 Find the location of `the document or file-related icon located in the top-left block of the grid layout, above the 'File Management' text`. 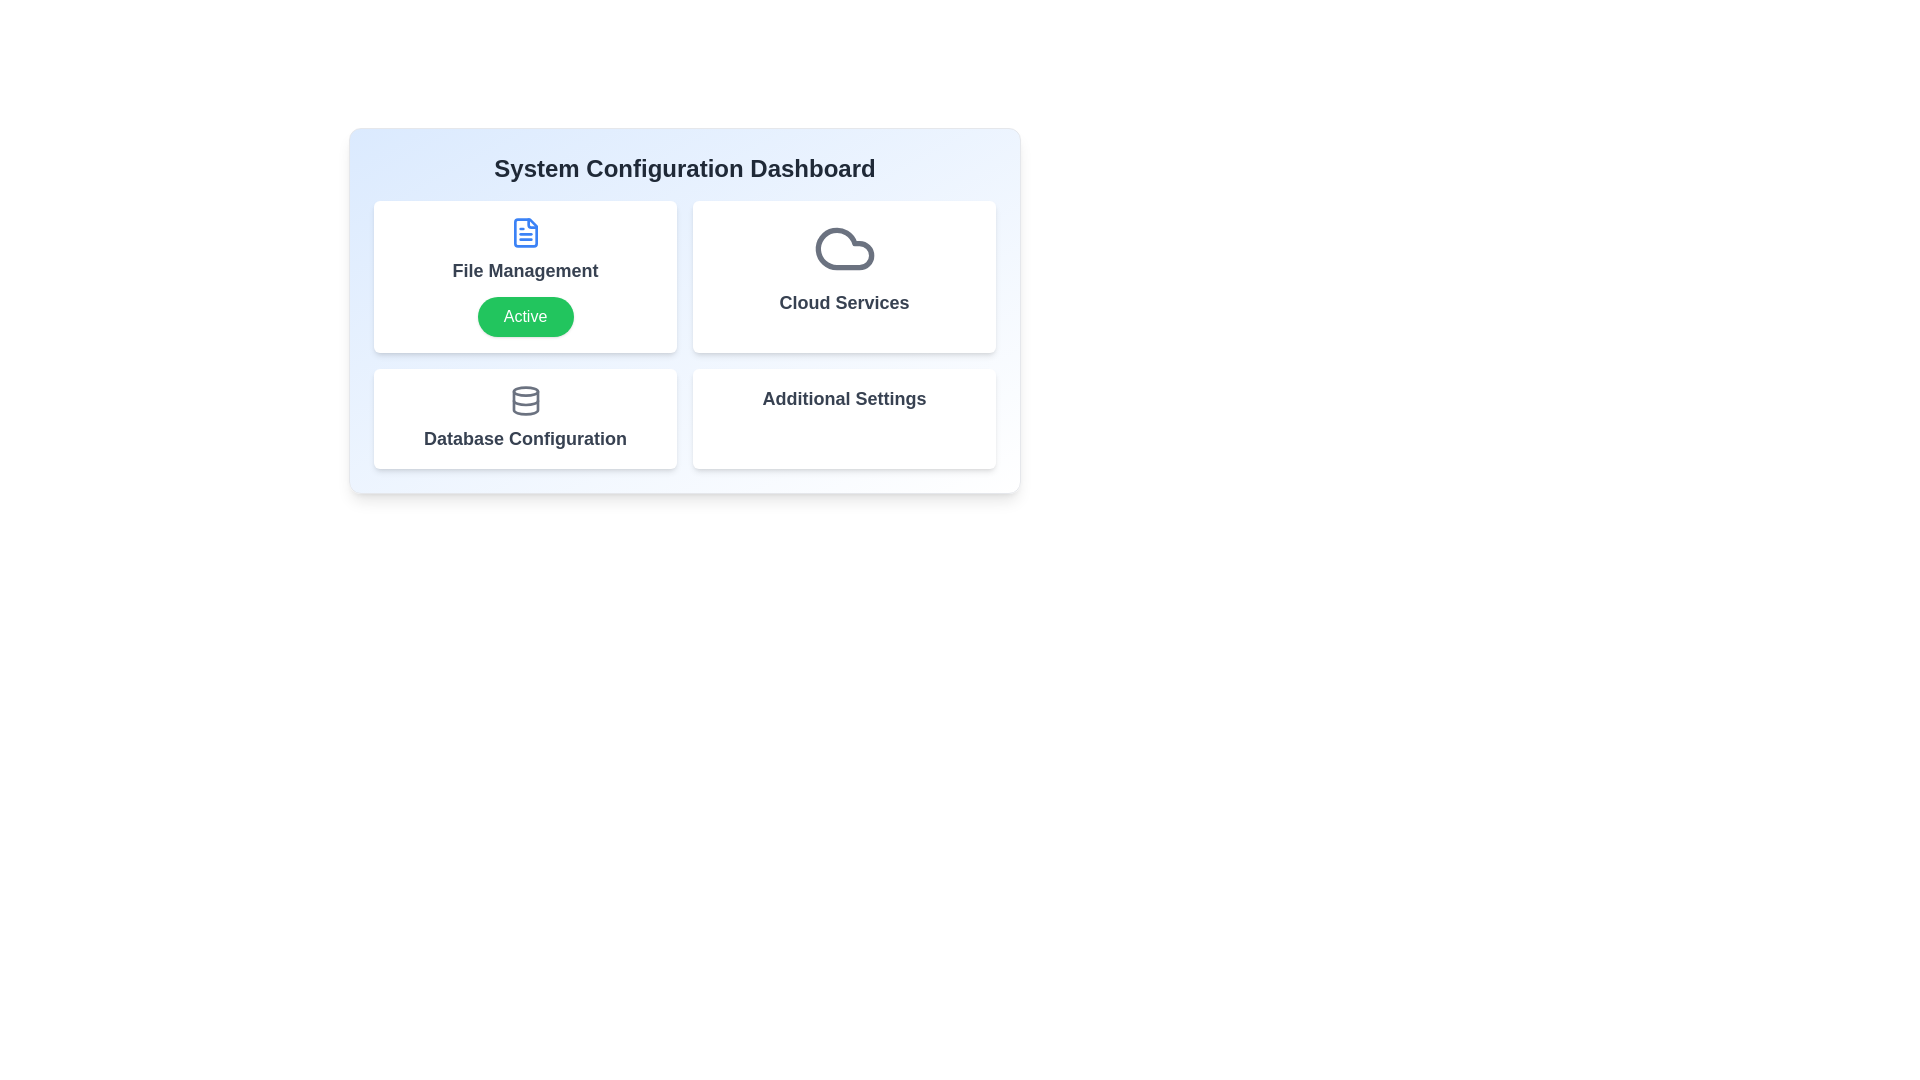

the document or file-related icon located in the top-left block of the grid layout, above the 'File Management' text is located at coordinates (525, 231).